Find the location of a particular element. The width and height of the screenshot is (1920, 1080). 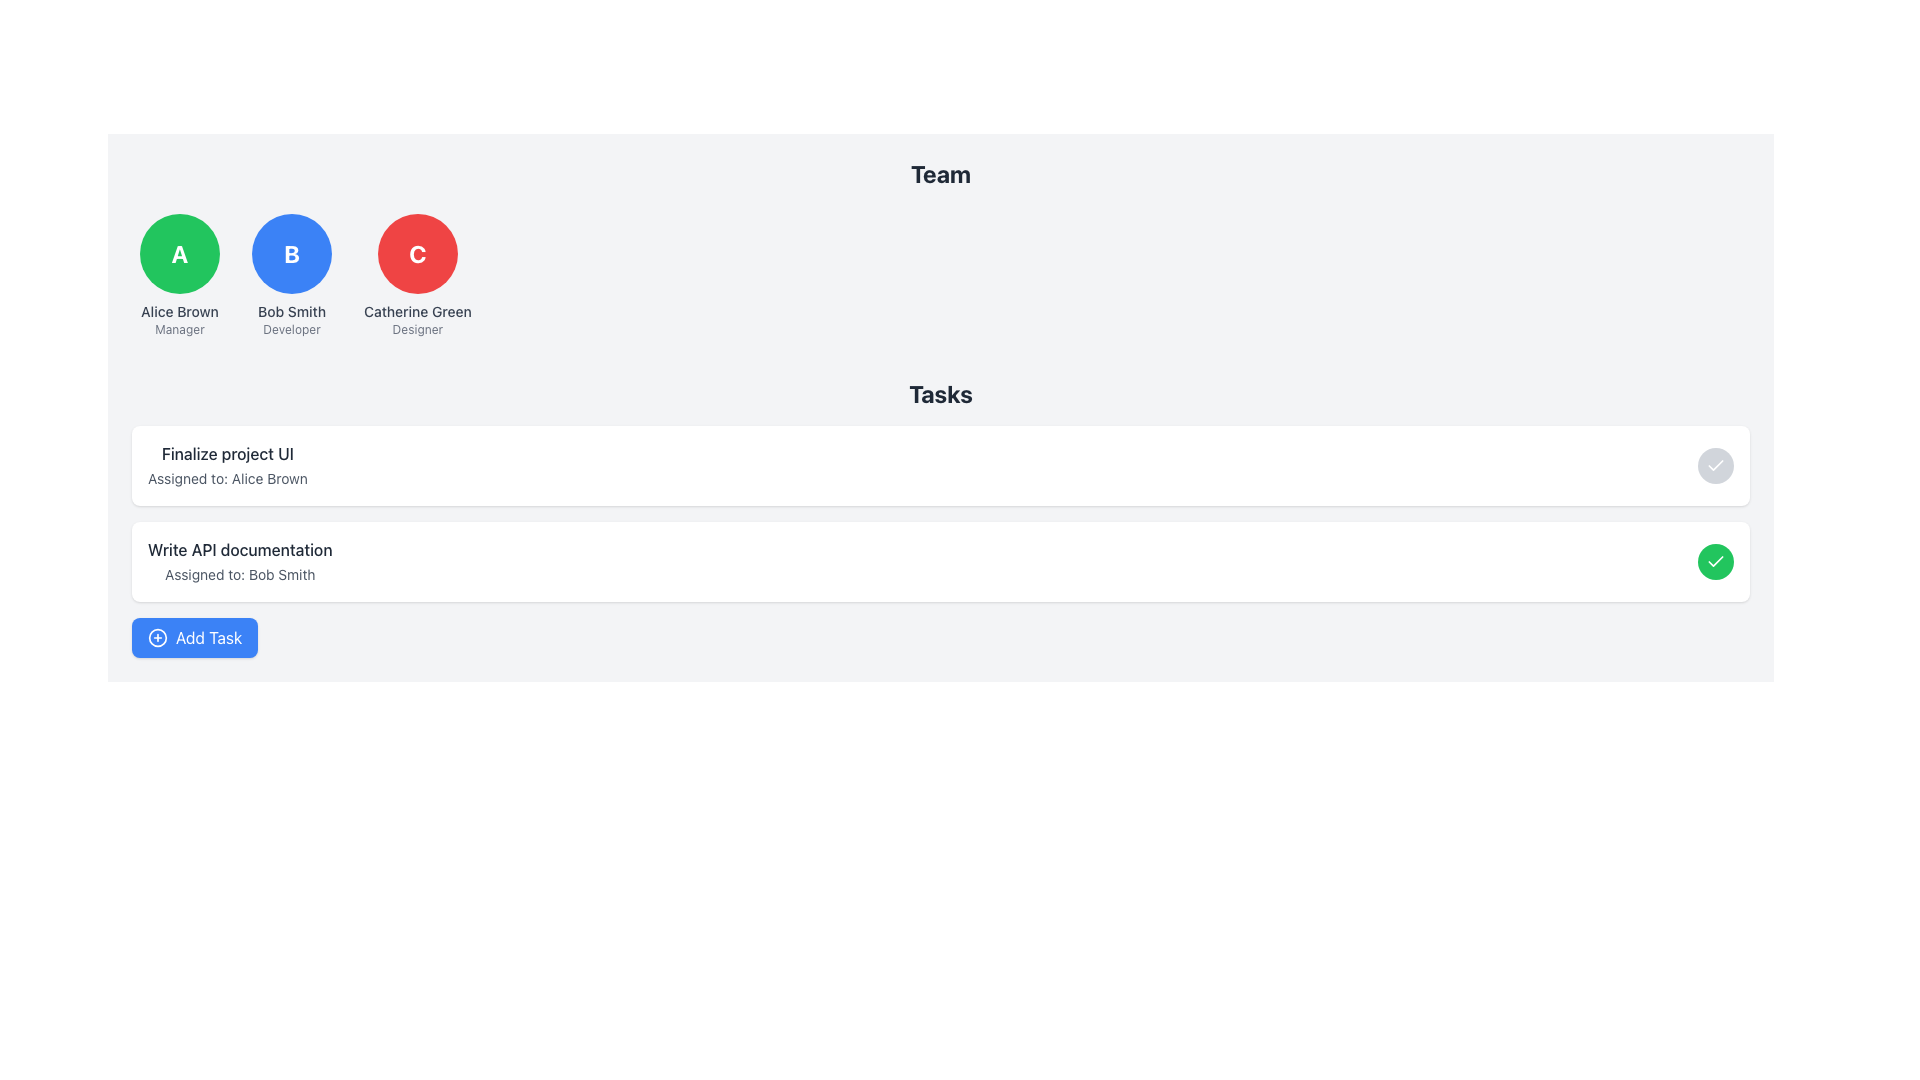

the confirmation button located to the far right of the task item labeled 'Write API documentation' to confirm or complete the task is located at coordinates (1715, 562).